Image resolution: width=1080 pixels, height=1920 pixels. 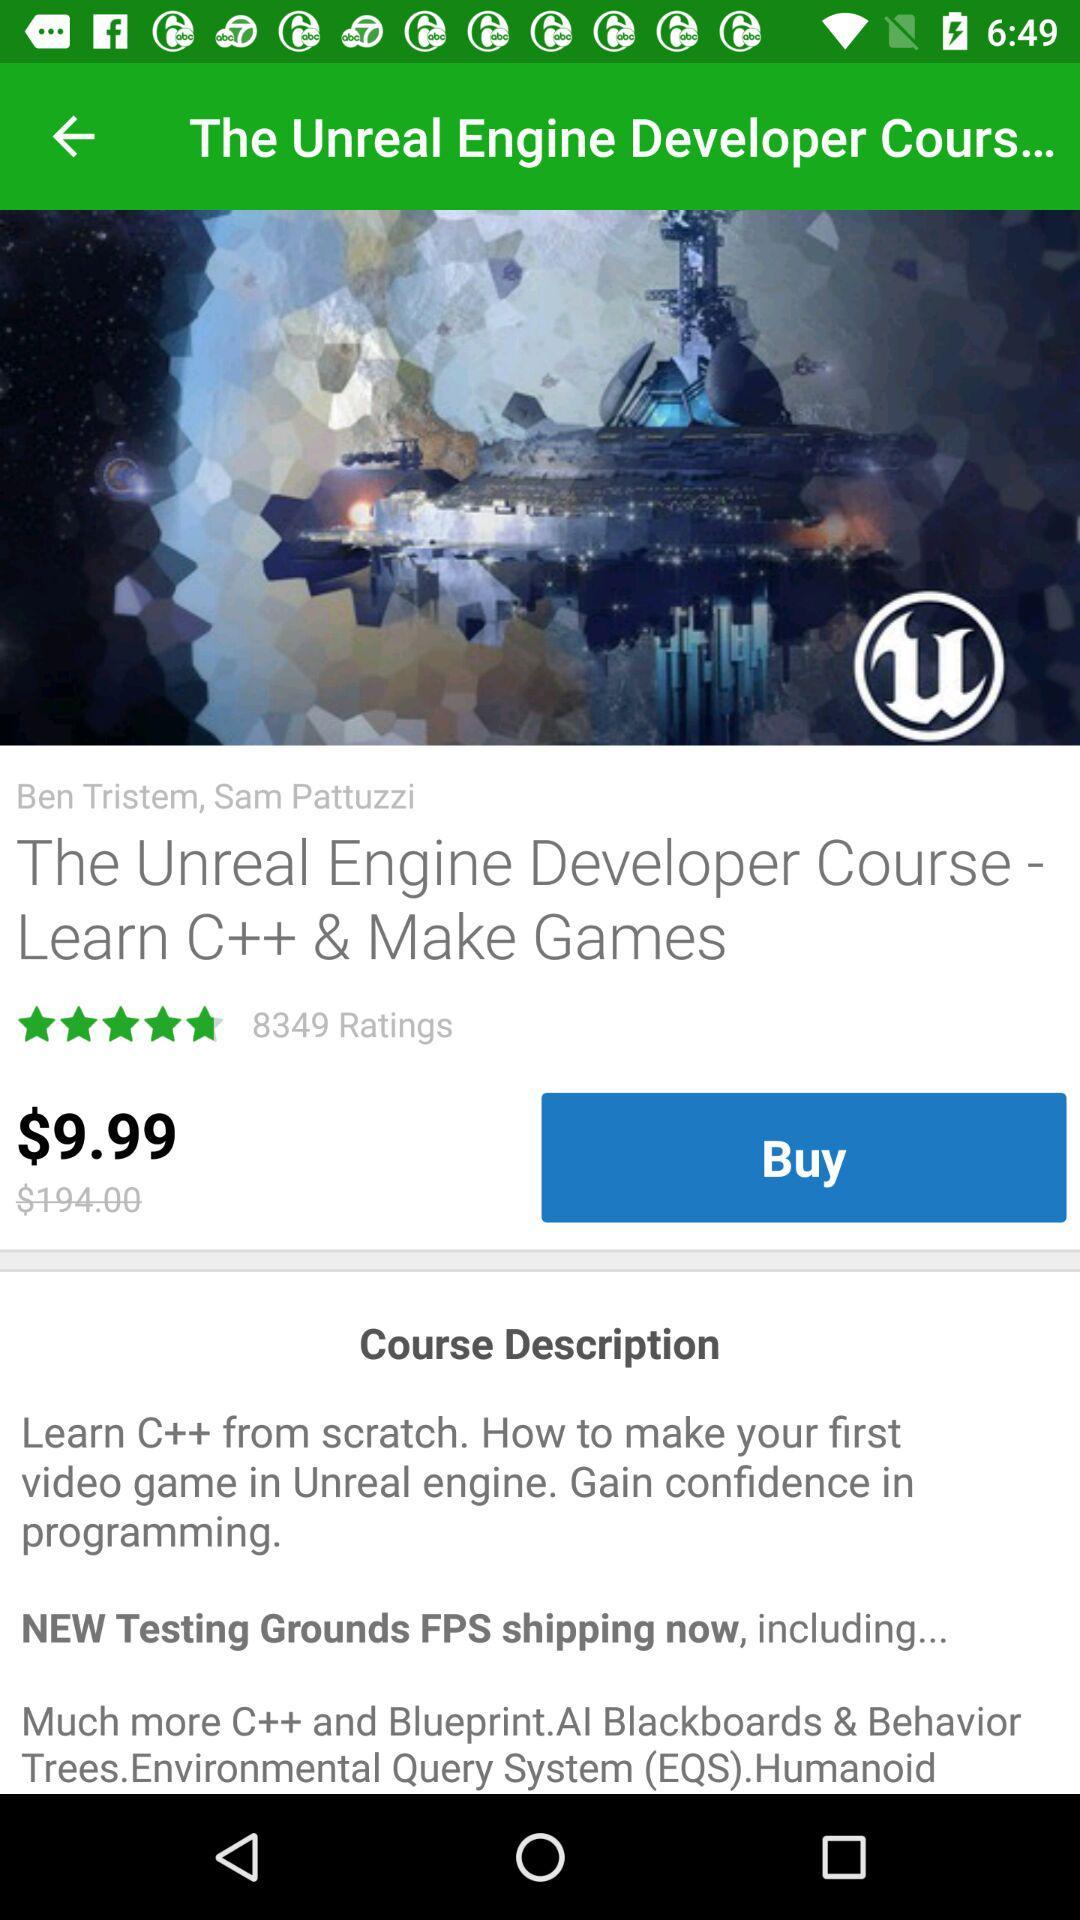 I want to click on the buy, so click(x=802, y=1157).